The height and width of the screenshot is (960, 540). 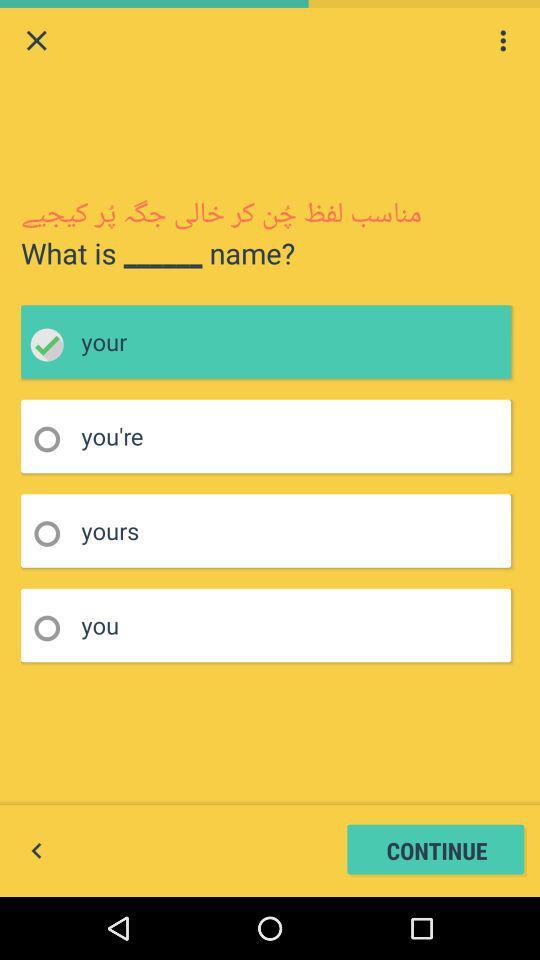 What do you see at coordinates (36, 42) in the screenshot?
I see `the close icon` at bounding box center [36, 42].